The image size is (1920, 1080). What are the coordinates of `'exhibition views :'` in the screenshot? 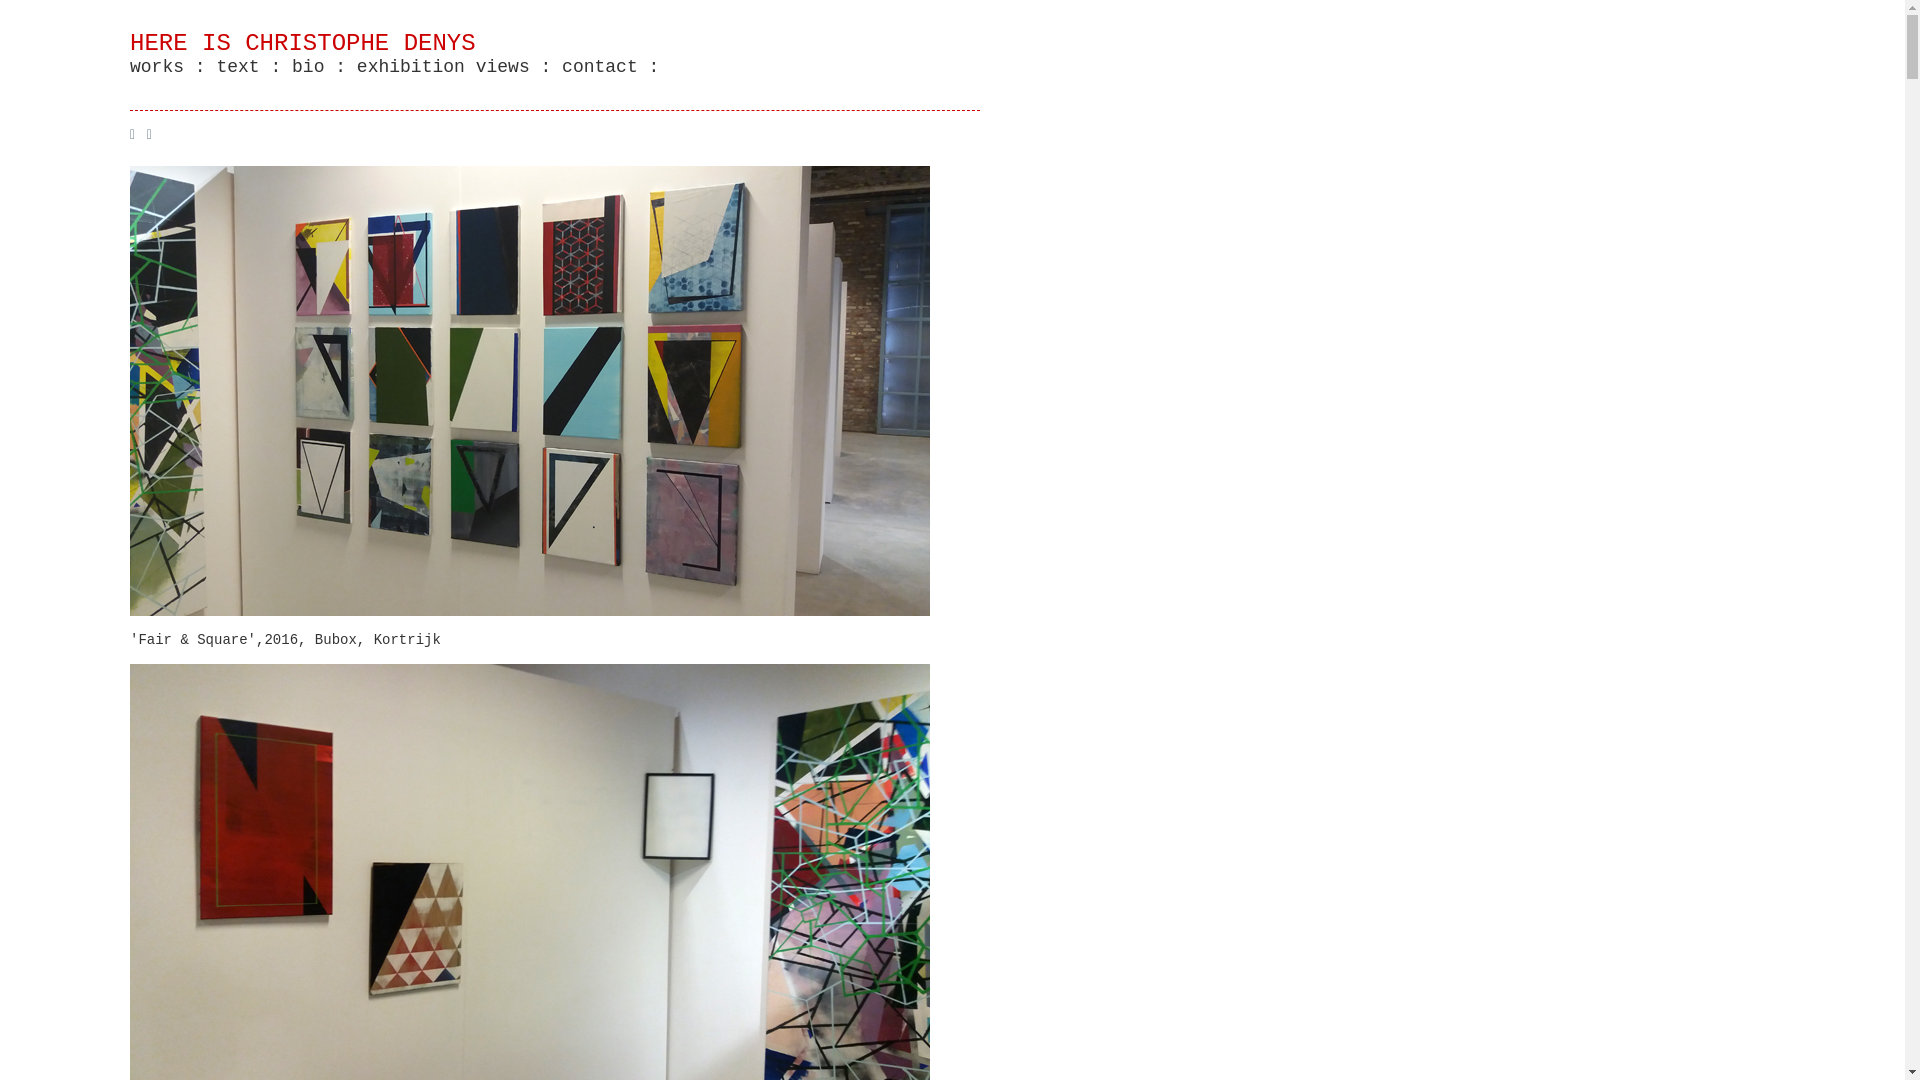 It's located at (345, 65).